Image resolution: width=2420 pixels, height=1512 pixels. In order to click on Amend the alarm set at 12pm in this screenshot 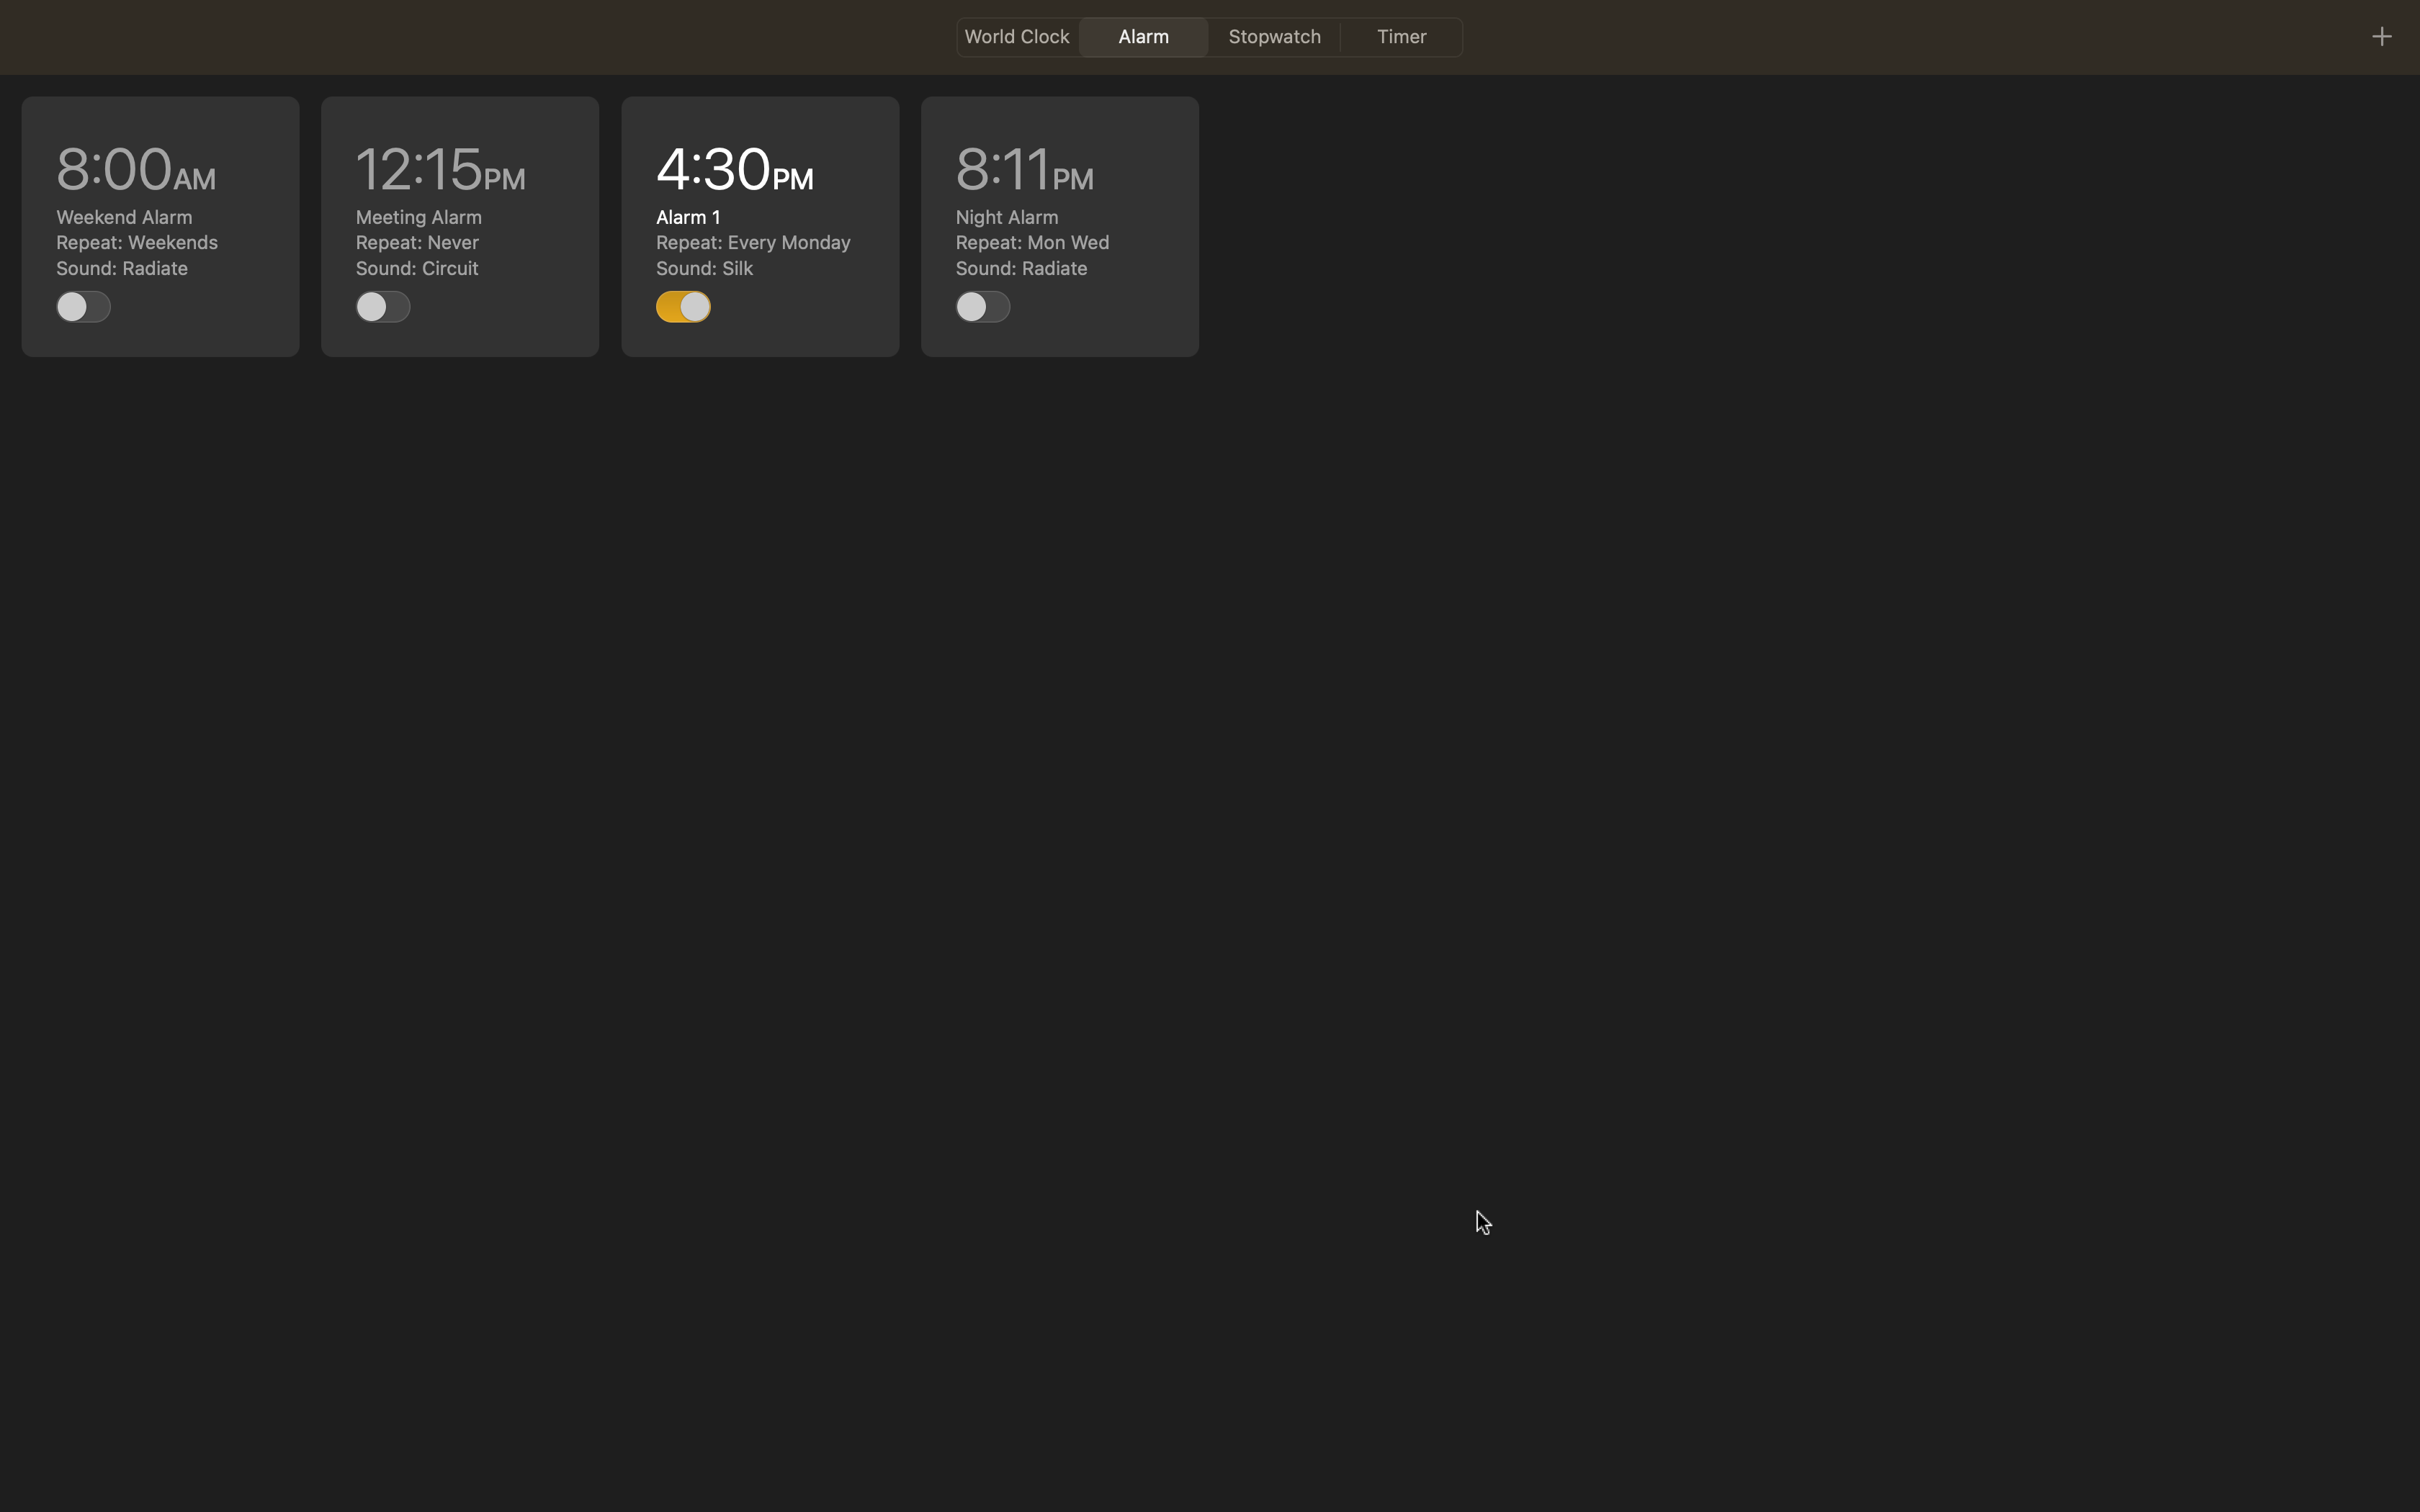, I will do `click(460, 225)`.